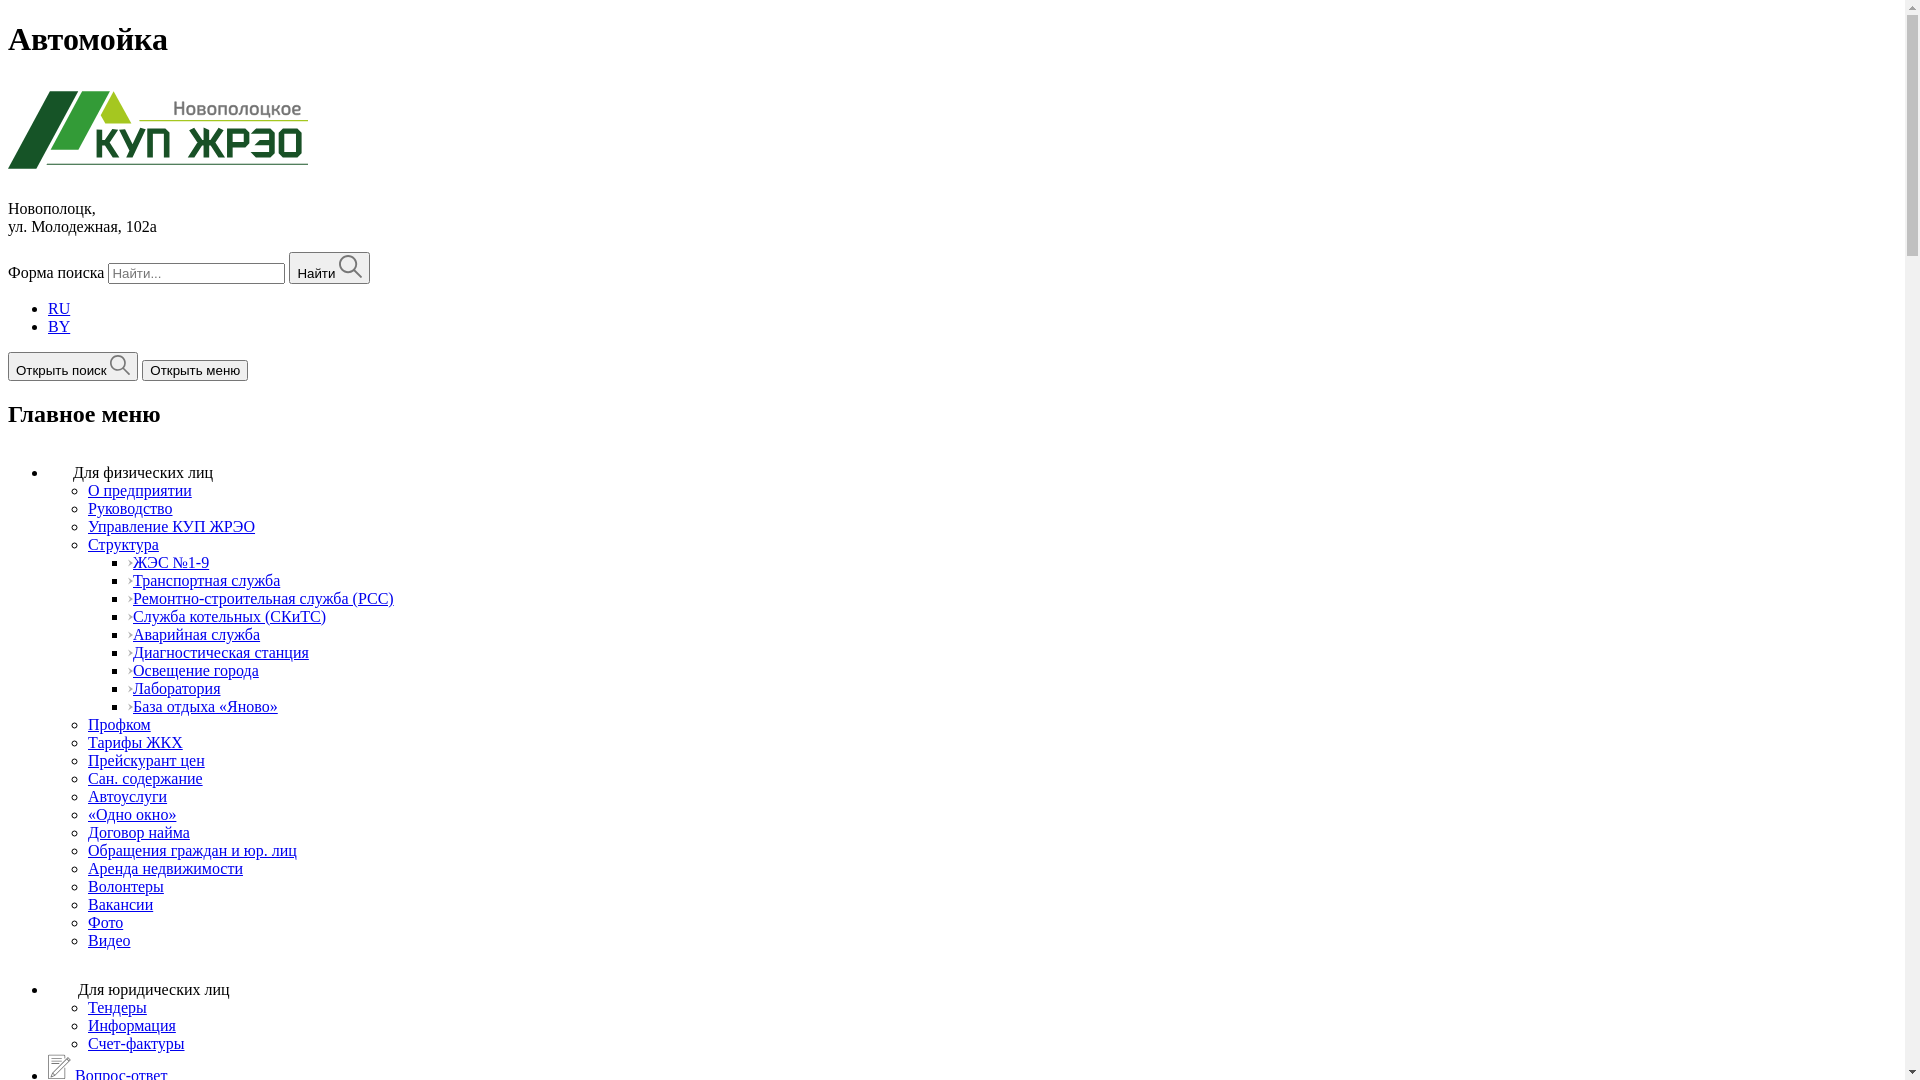 This screenshot has width=1920, height=1080. What do you see at coordinates (58, 325) in the screenshot?
I see `'BY'` at bounding box center [58, 325].